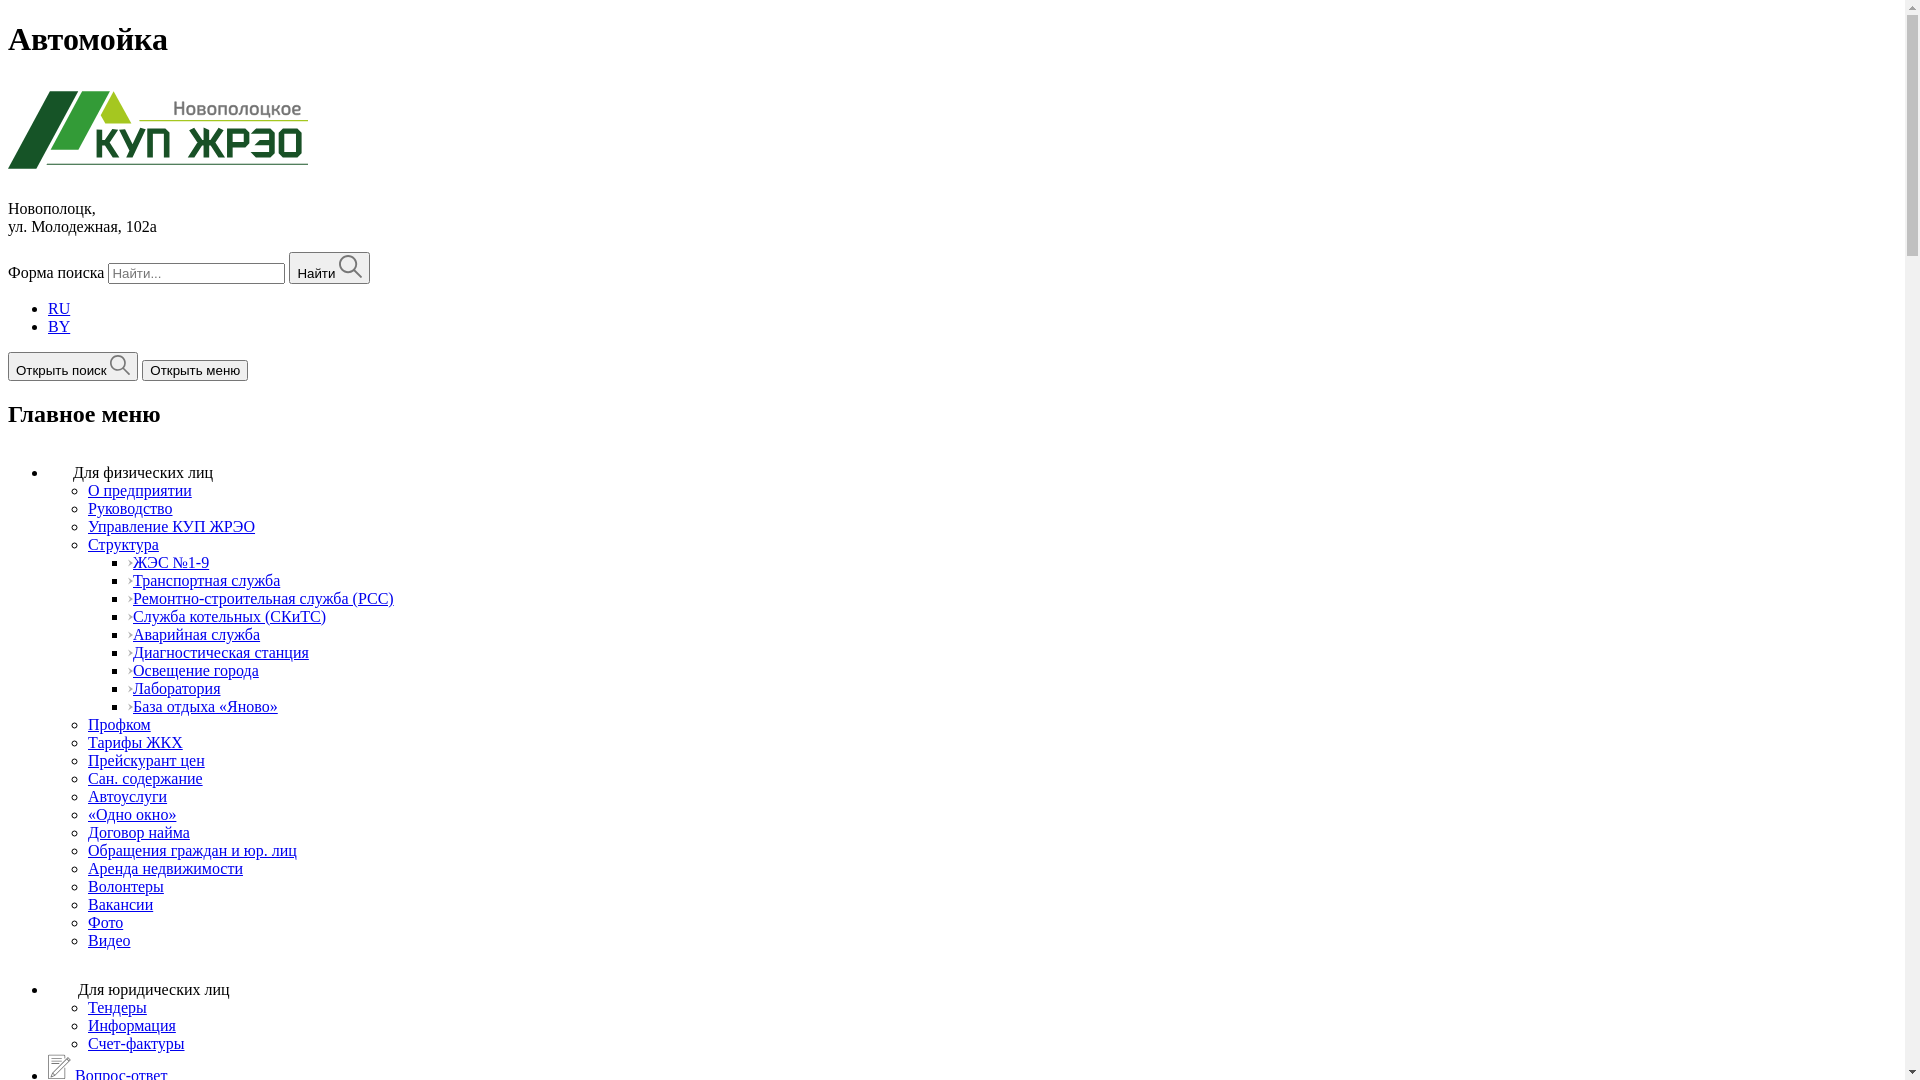 This screenshot has width=1920, height=1080. What do you see at coordinates (58, 325) in the screenshot?
I see `'BY'` at bounding box center [58, 325].